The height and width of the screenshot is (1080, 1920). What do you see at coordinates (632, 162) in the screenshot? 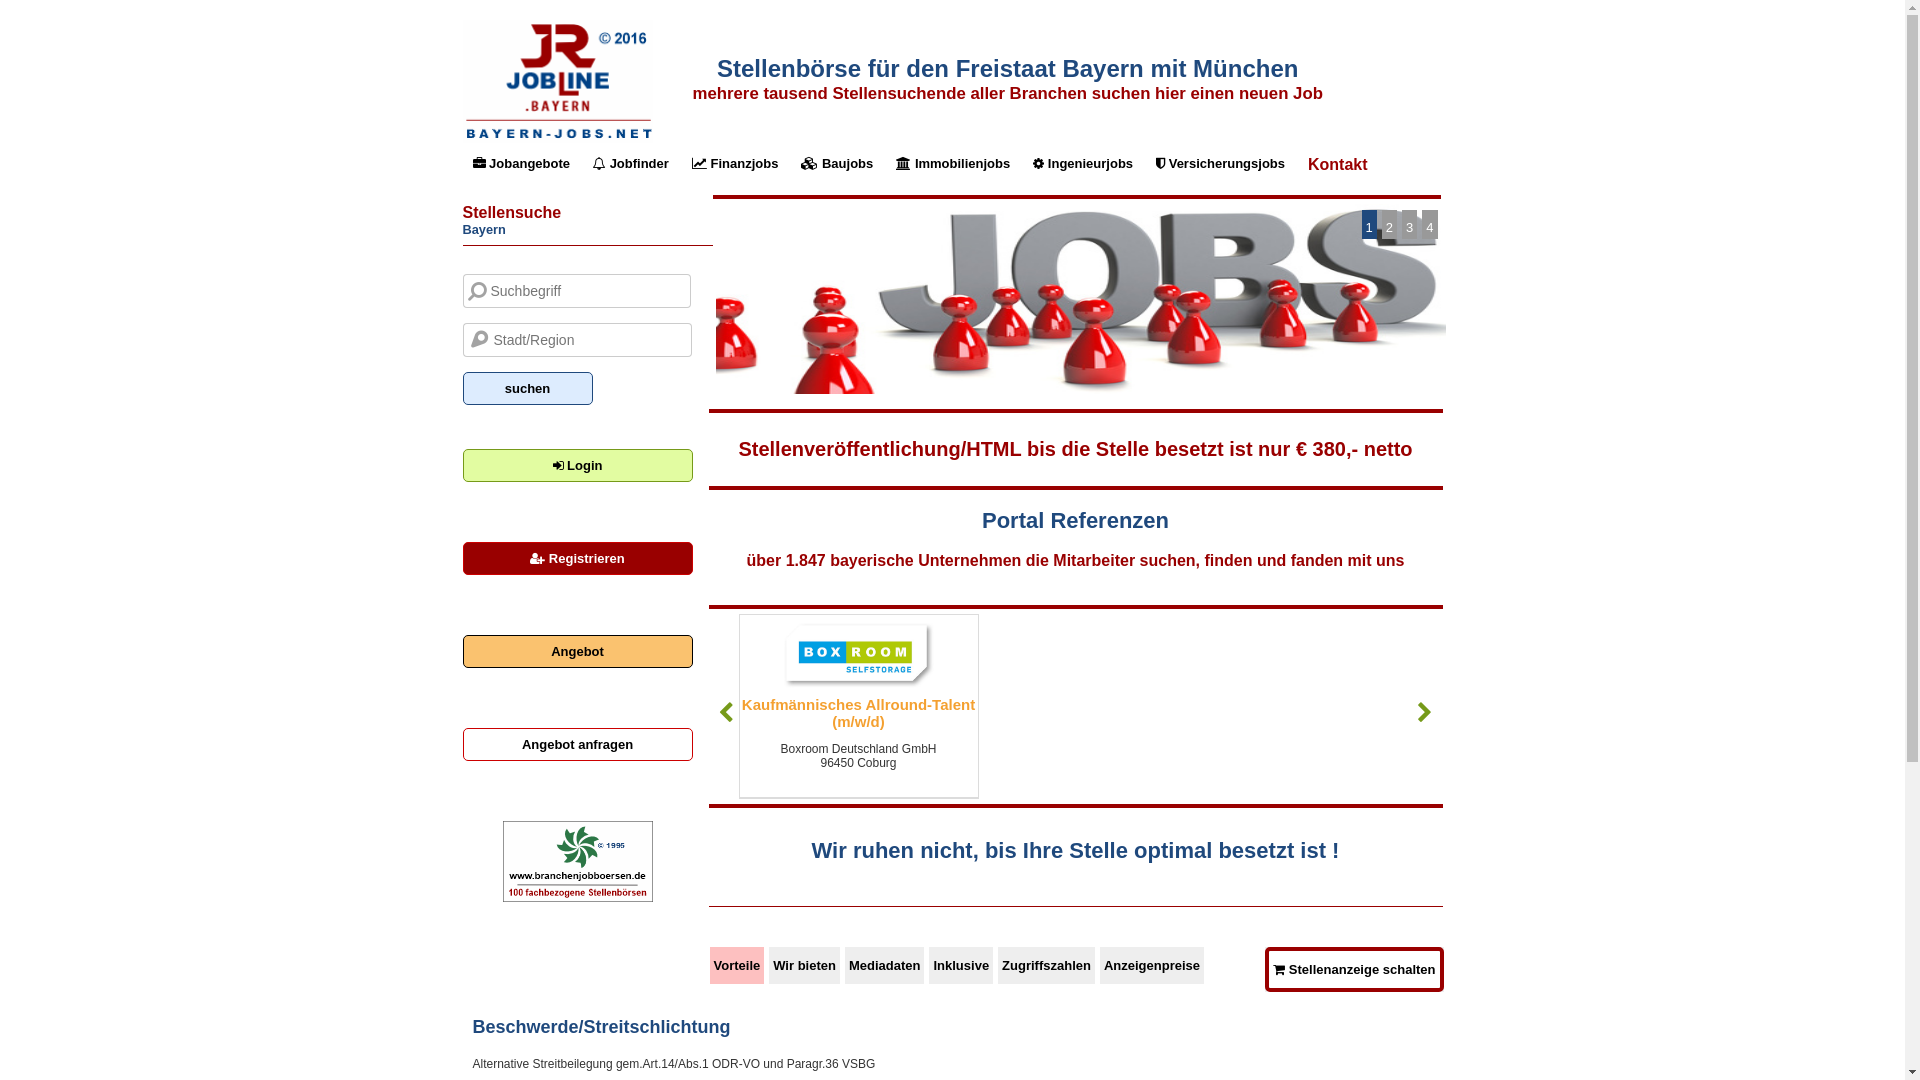
I see `'Jobfinder'` at bounding box center [632, 162].